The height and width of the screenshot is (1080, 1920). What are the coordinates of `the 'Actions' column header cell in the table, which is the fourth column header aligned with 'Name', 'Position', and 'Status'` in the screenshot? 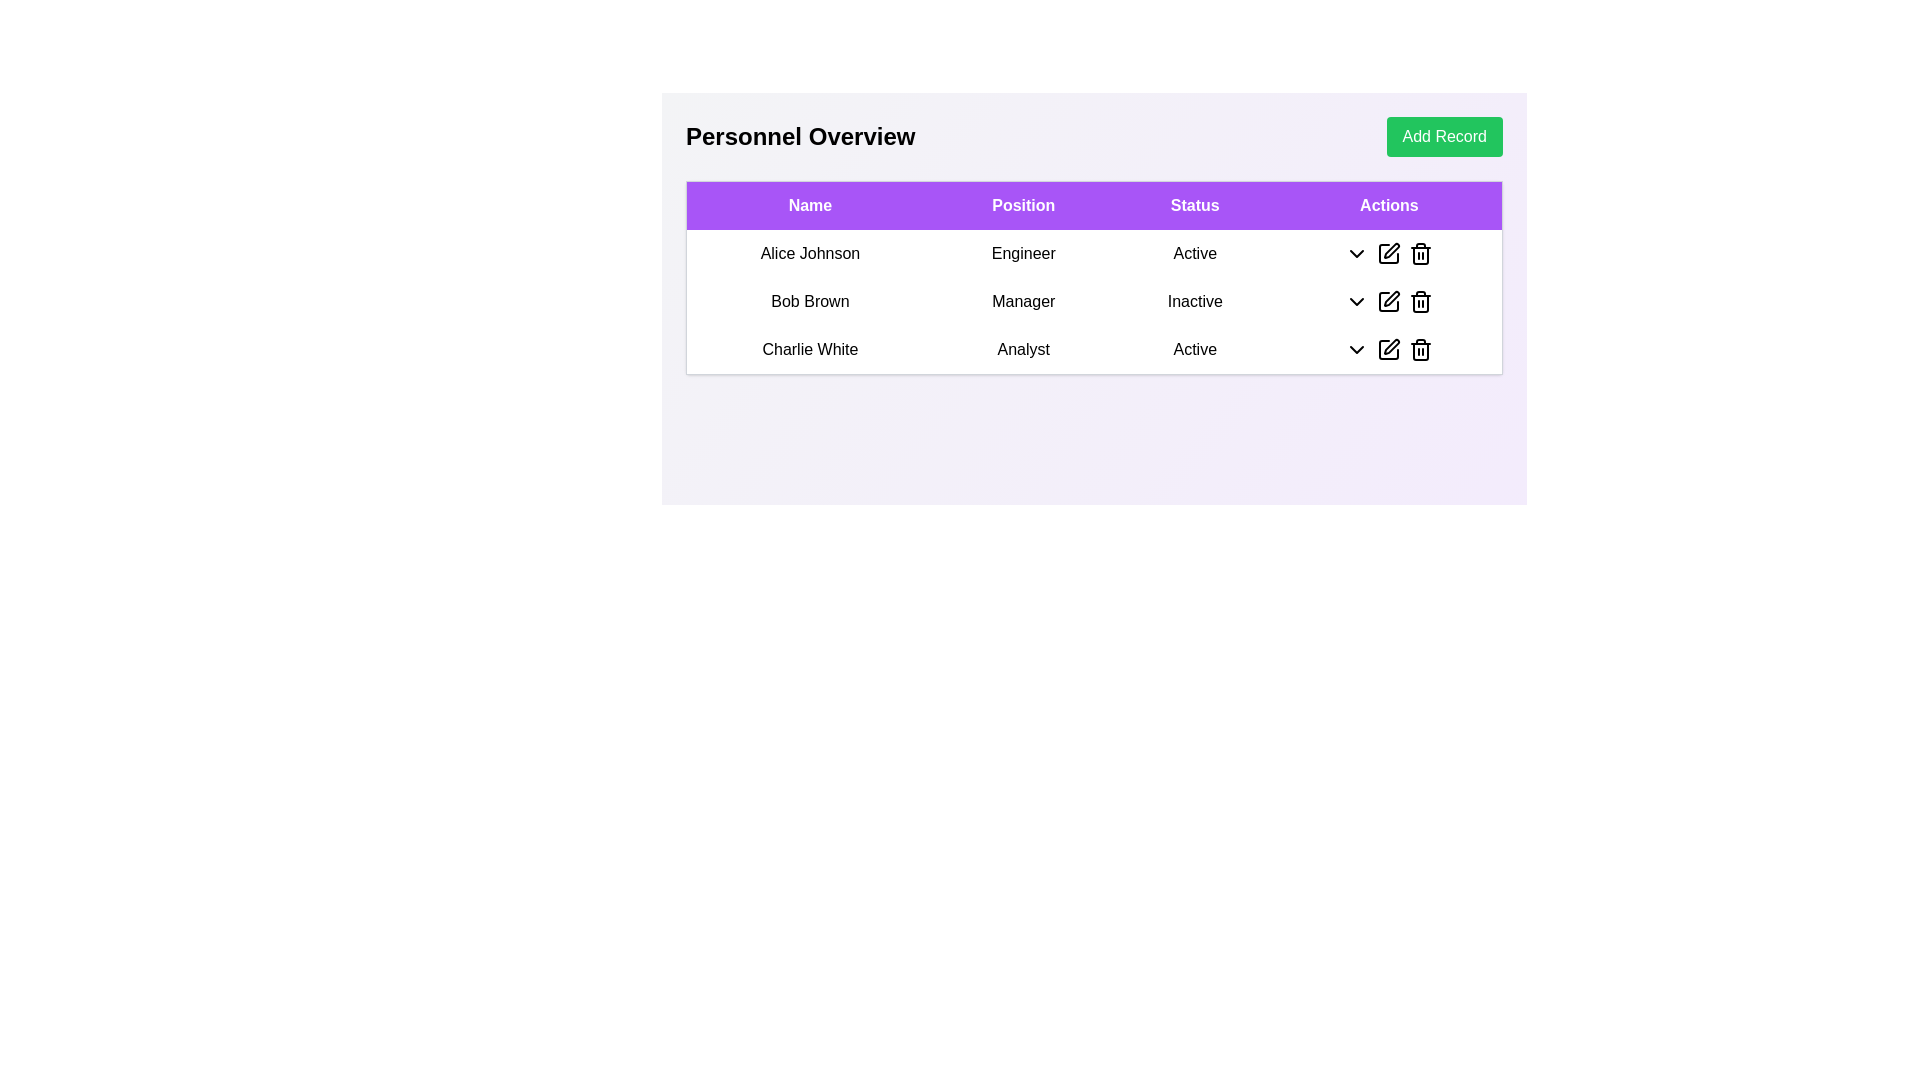 It's located at (1388, 205).